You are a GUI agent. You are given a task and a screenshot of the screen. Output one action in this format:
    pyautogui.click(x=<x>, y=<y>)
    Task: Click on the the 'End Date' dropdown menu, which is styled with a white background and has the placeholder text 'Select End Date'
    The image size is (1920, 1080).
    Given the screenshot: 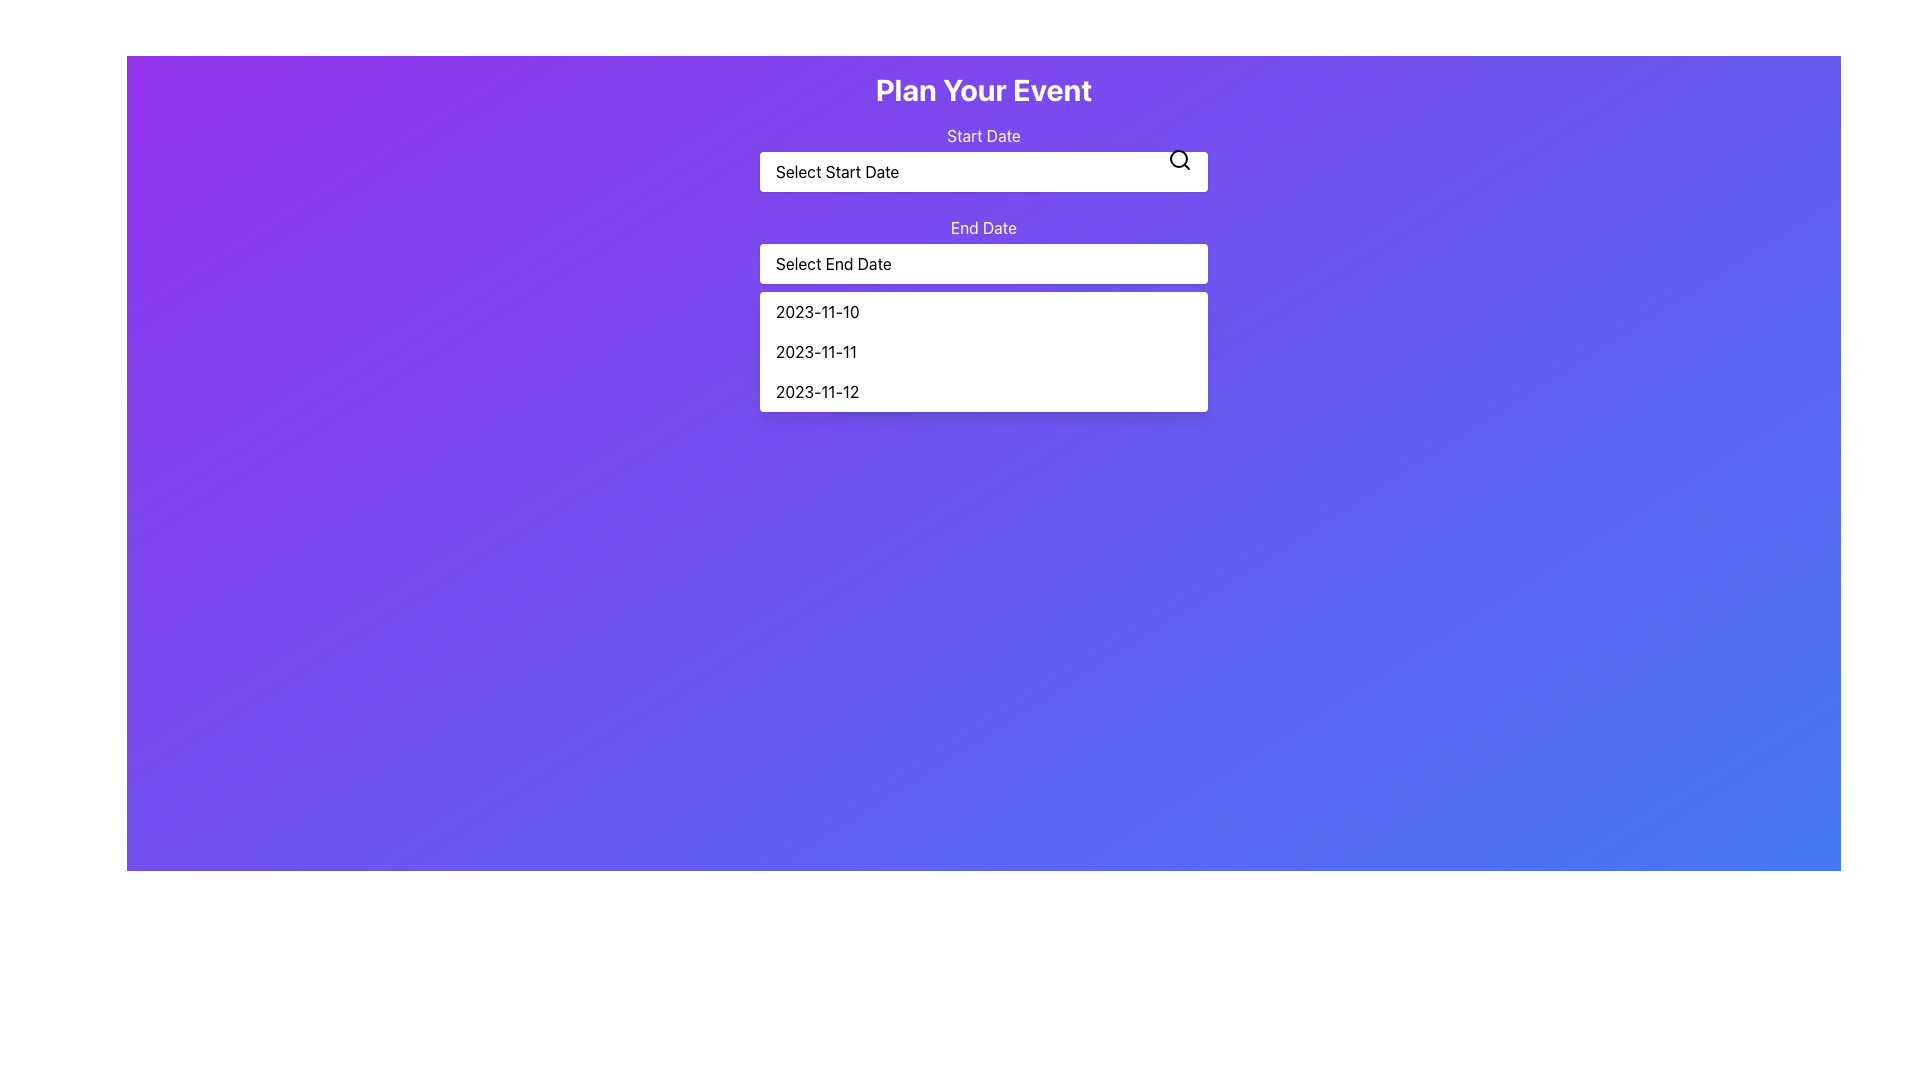 What is the action you would take?
    pyautogui.click(x=983, y=249)
    